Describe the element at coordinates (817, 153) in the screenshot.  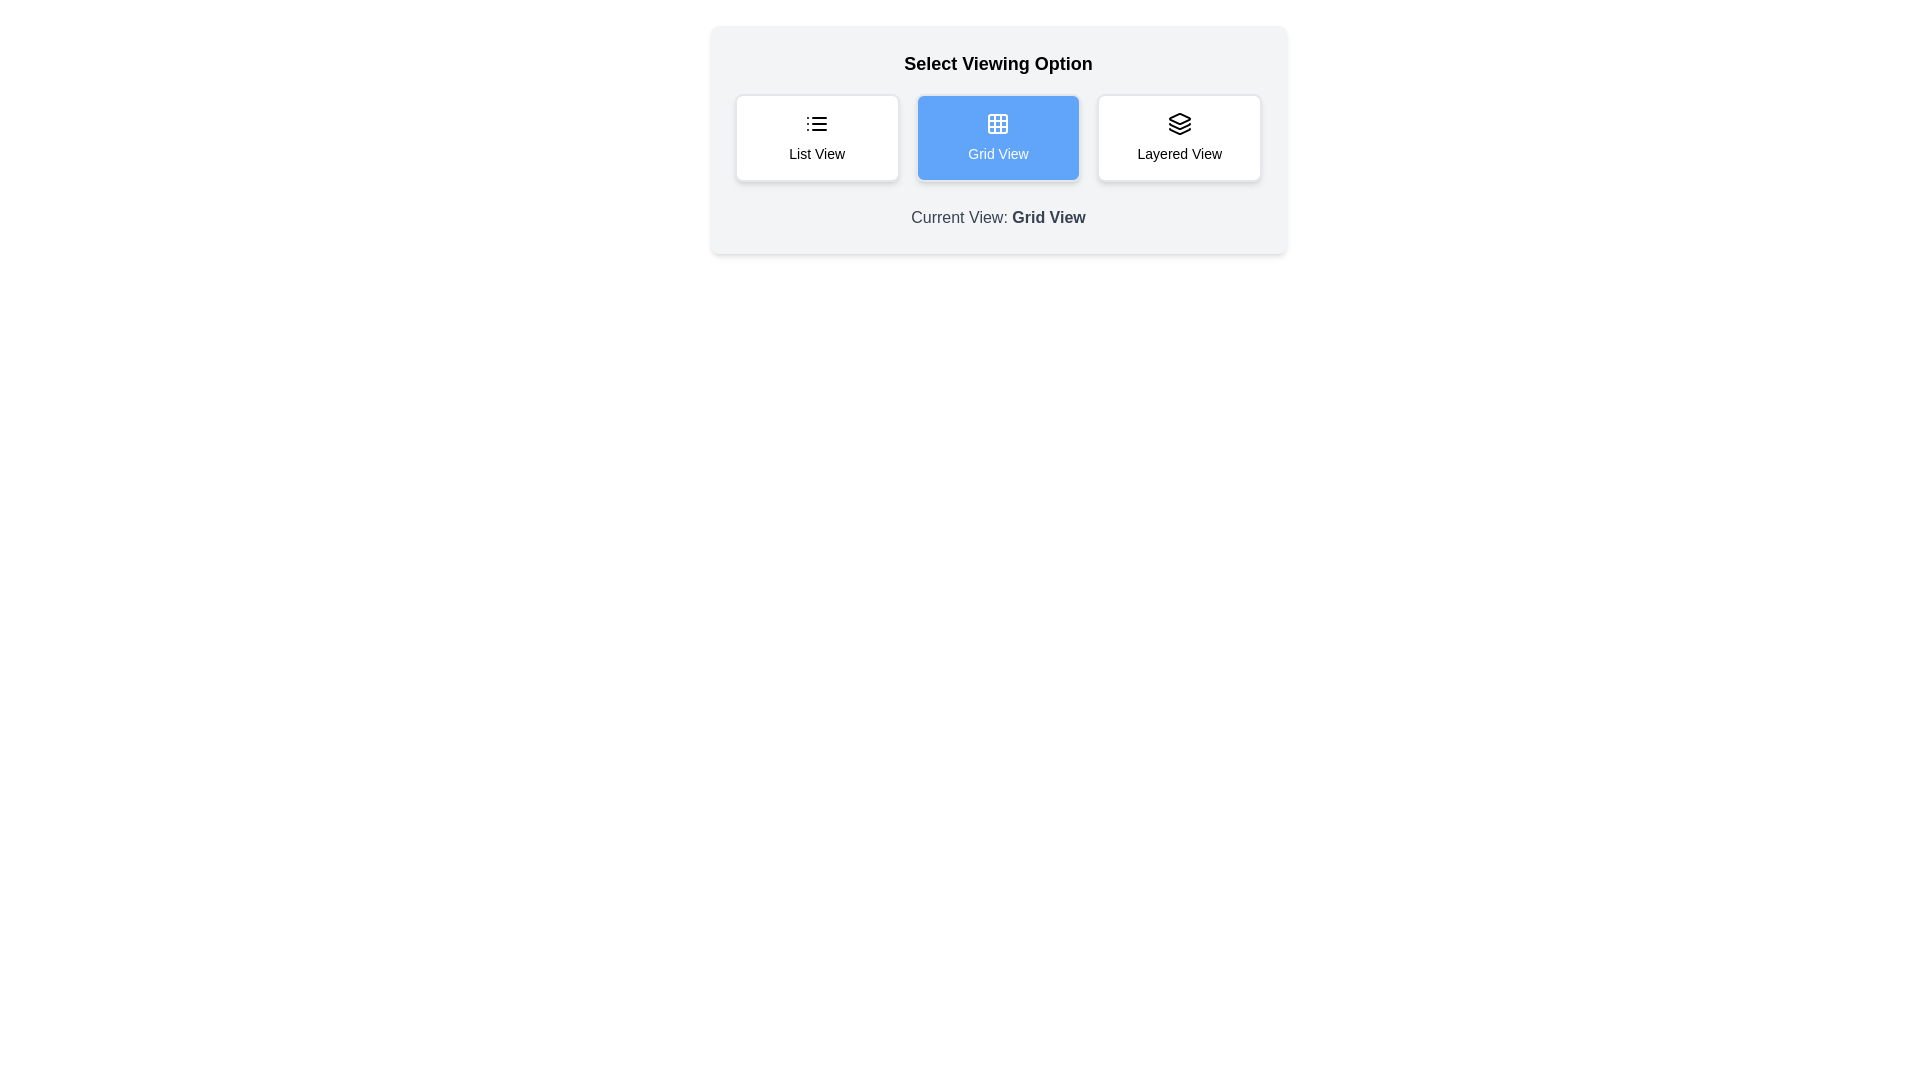
I see `text label that describes the 'List View' selection option, which is centered horizontally below the list icon in the viewing selection panel` at that location.